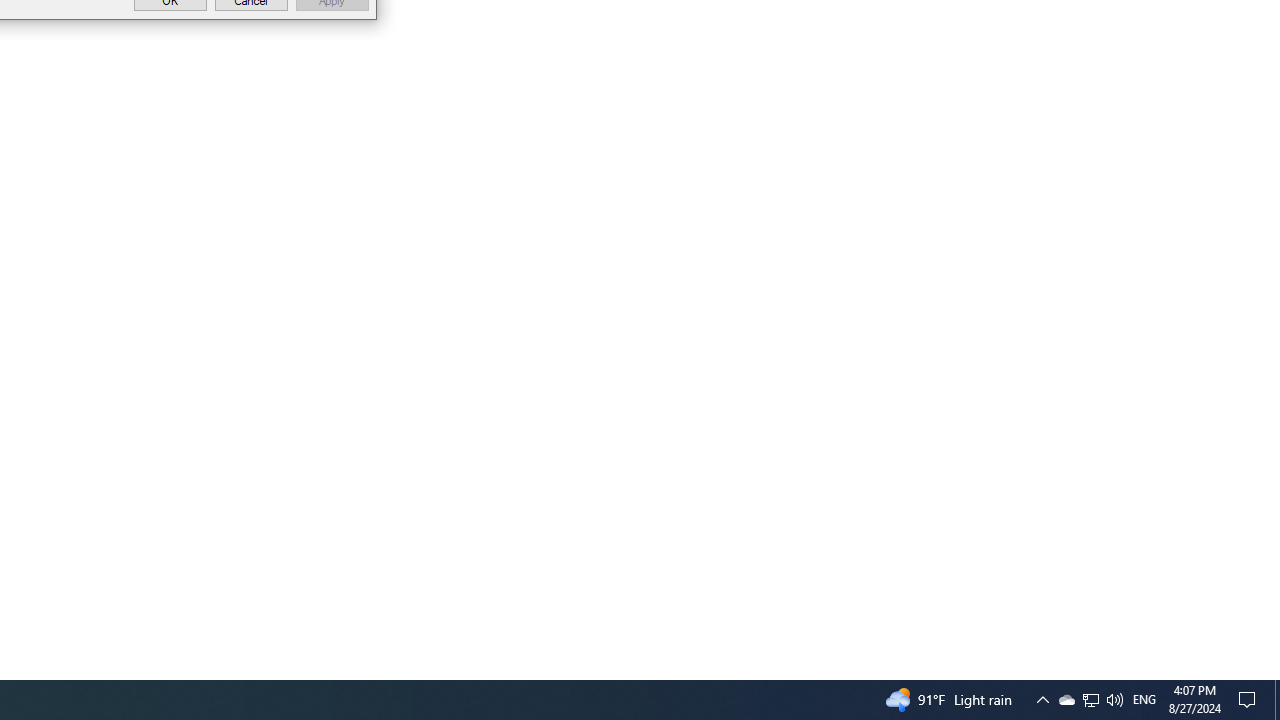  What do you see at coordinates (1144, 698) in the screenshot?
I see `'Tray Input Indicator - English (United States)'` at bounding box center [1144, 698].